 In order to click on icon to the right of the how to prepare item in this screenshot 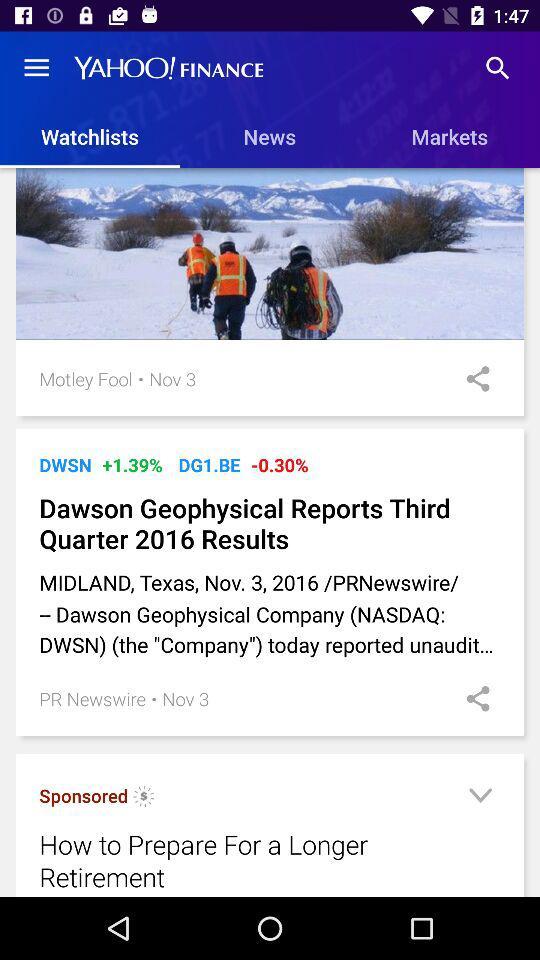, I will do `click(479, 798)`.